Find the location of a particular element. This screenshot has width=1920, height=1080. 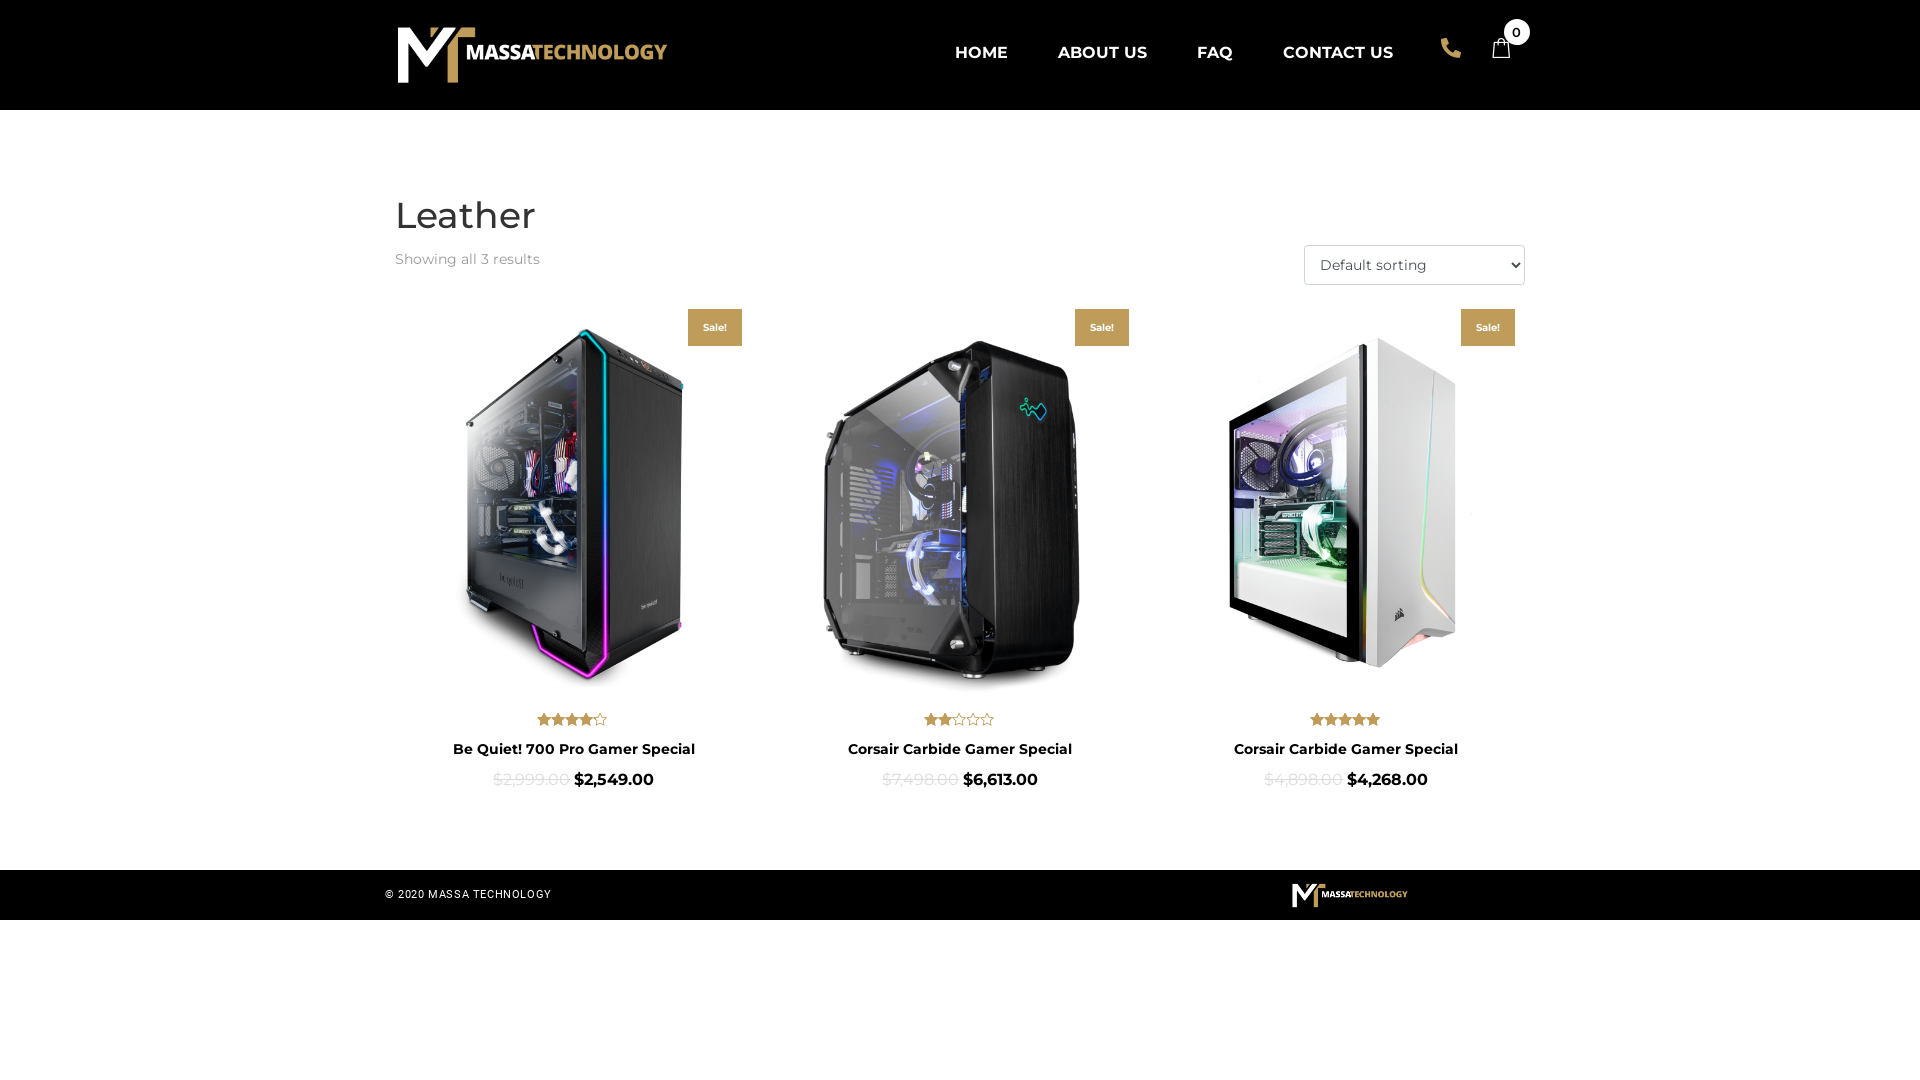

'ABOUT US' is located at coordinates (1101, 51).